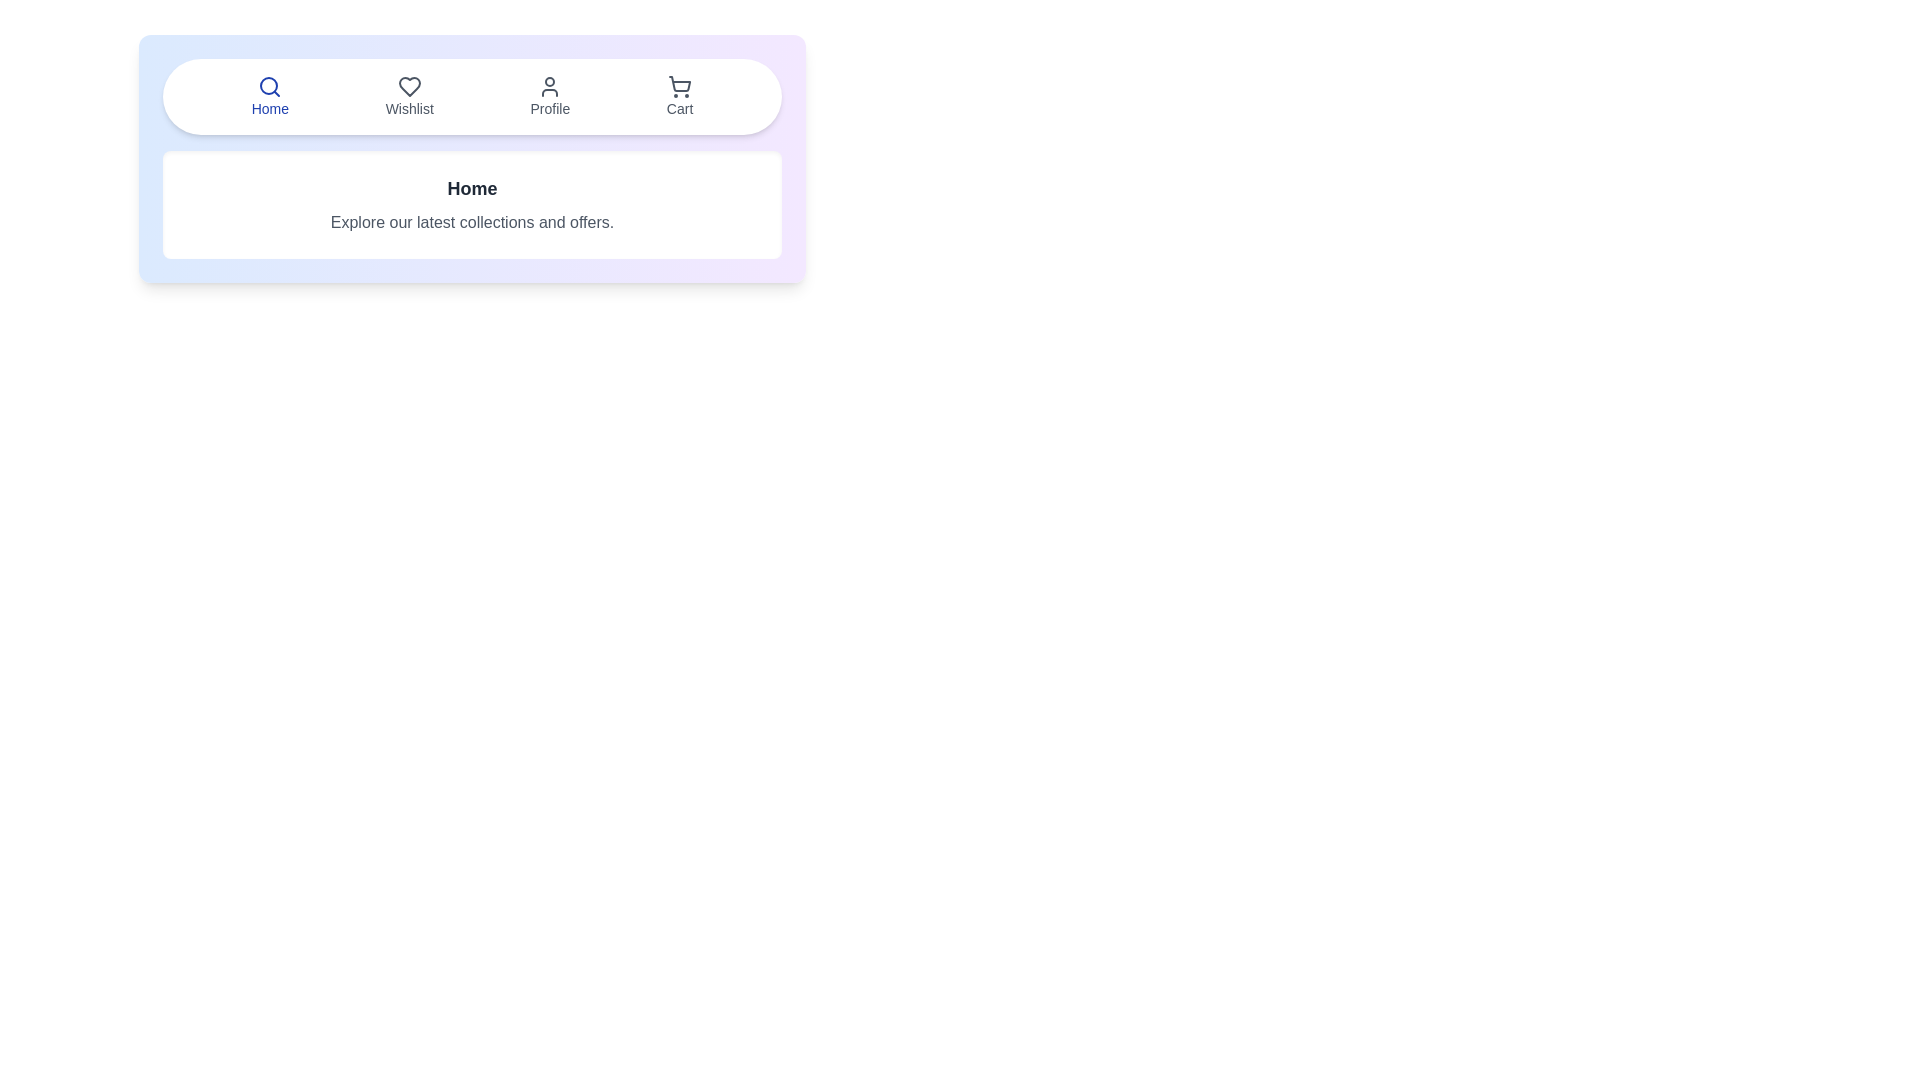  What do you see at coordinates (680, 96) in the screenshot?
I see `the tab labeled Cart to switch to that tab` at bounding box center [680, 96].